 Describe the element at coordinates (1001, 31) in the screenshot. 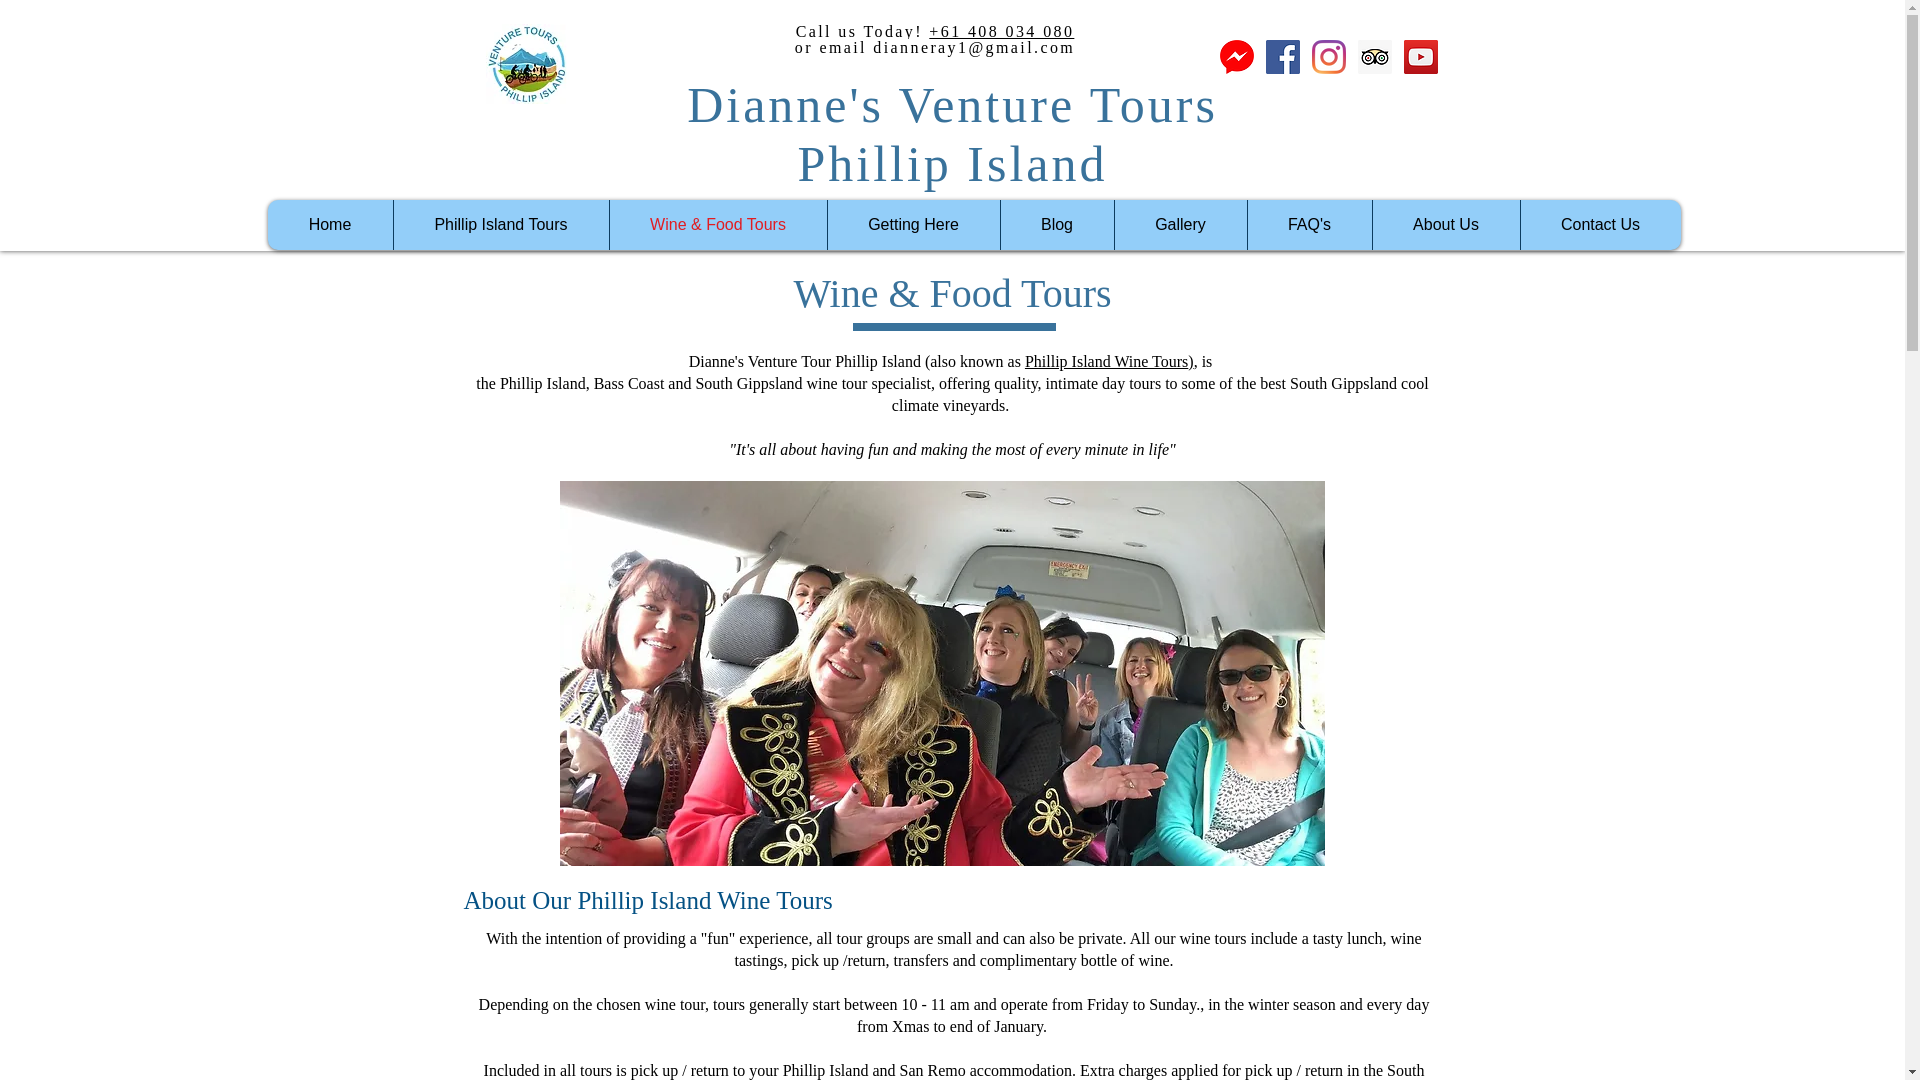

I see `'+61 408 034 080'` at that location.